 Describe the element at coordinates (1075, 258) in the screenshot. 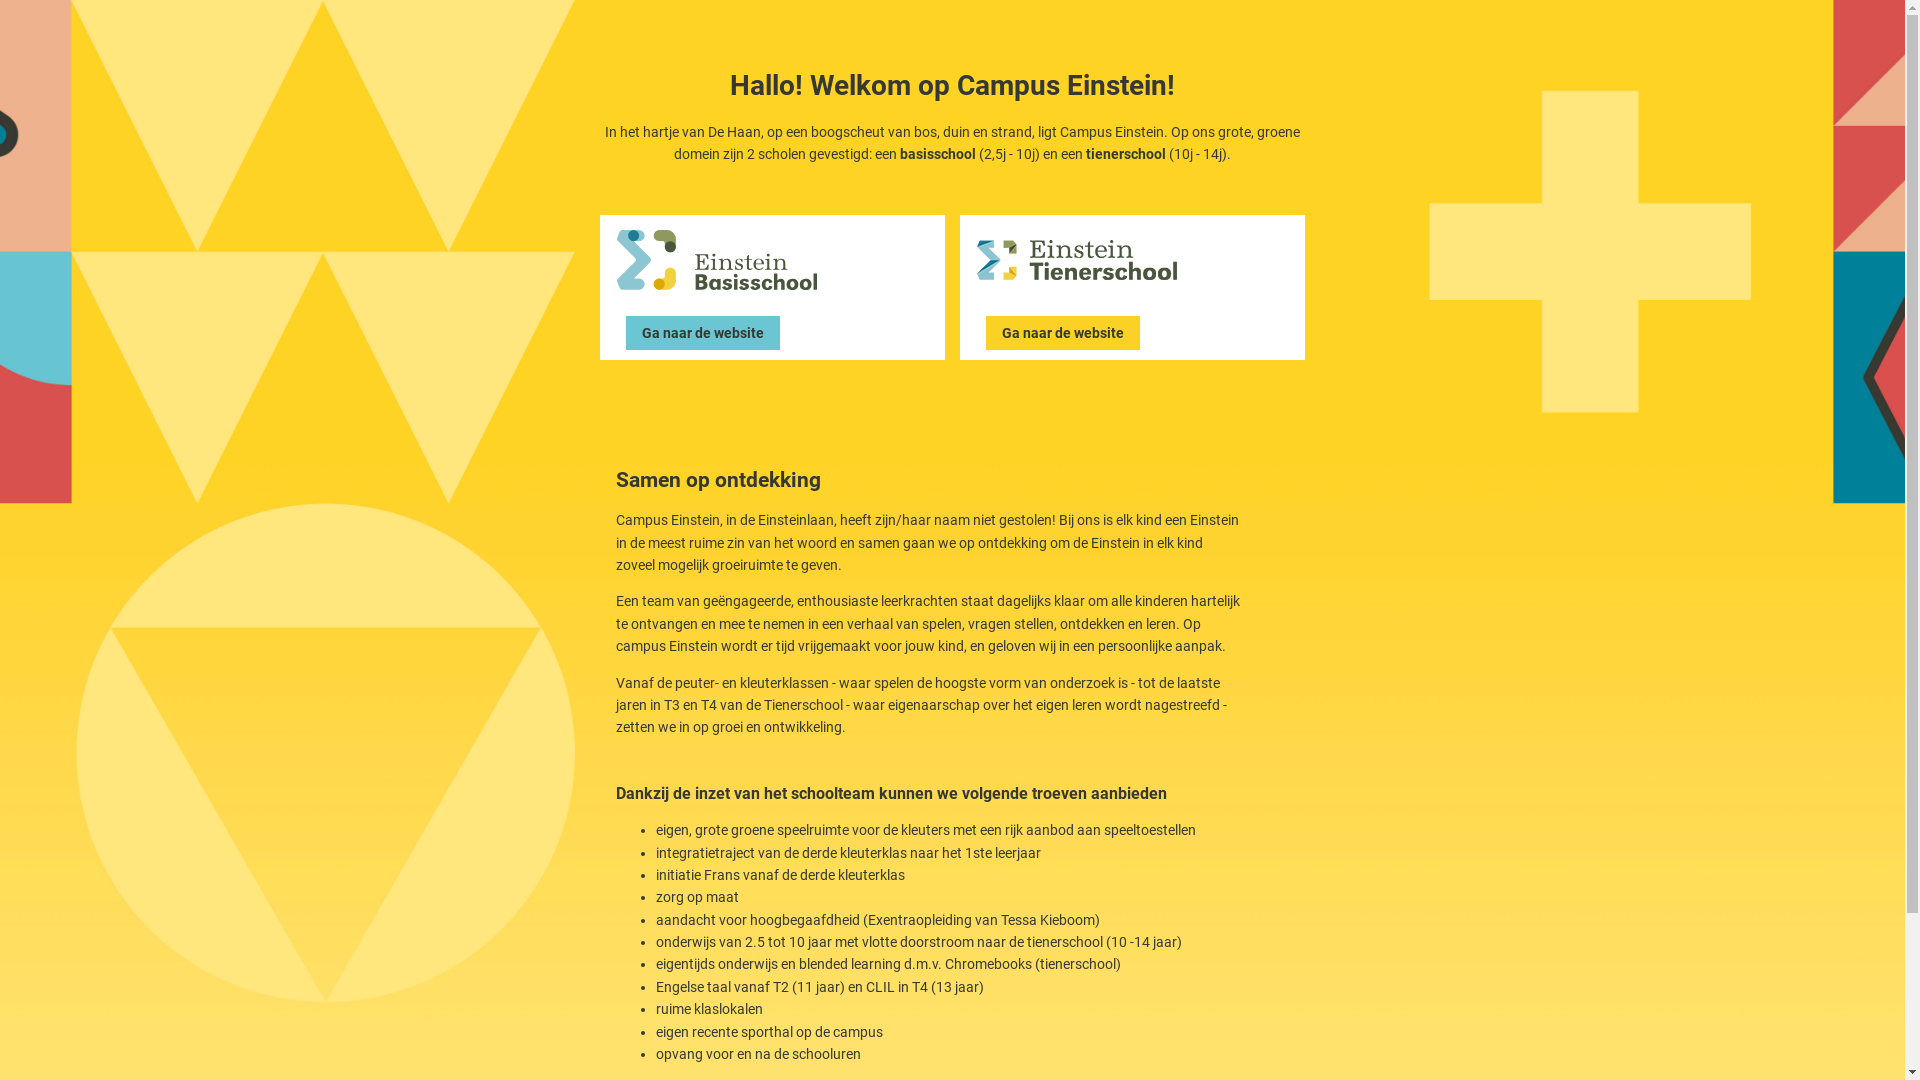

I see `'Logo Einstein Tienerschool'` at that location.